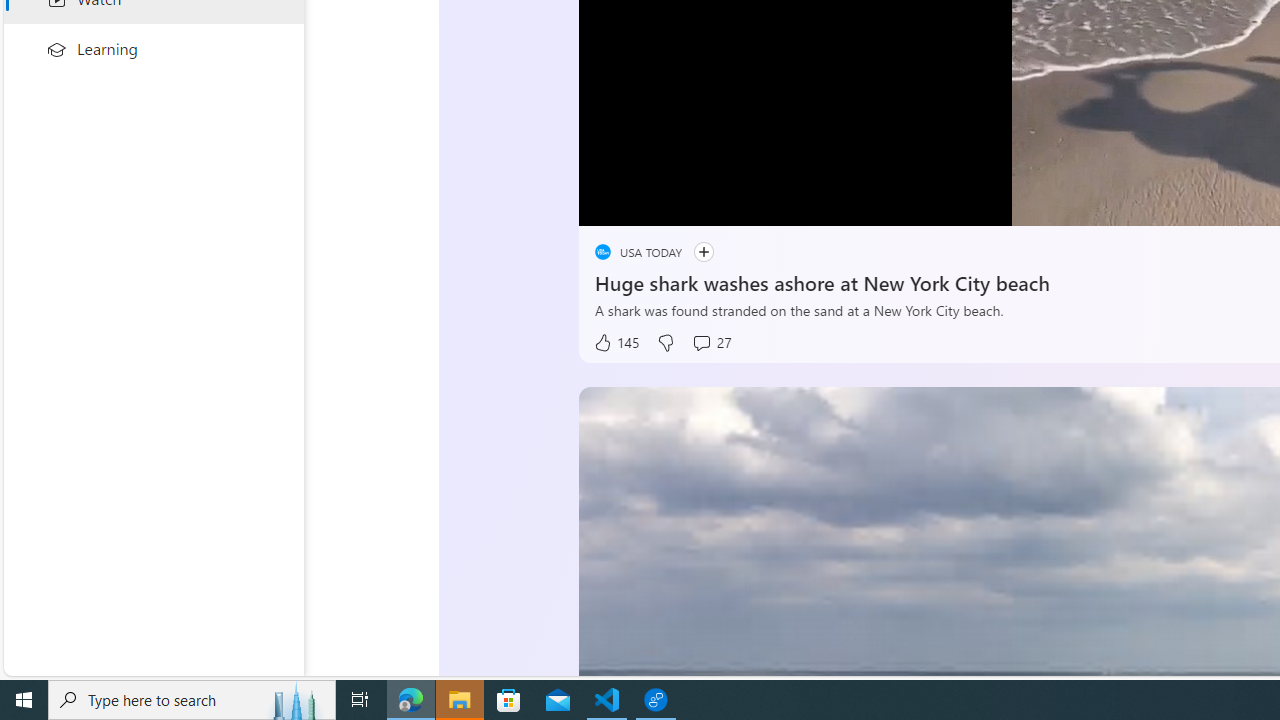 Image resolution: width=1280 pixels, height=720 pixels. I want to click on '145 Like', so click(614, 342).